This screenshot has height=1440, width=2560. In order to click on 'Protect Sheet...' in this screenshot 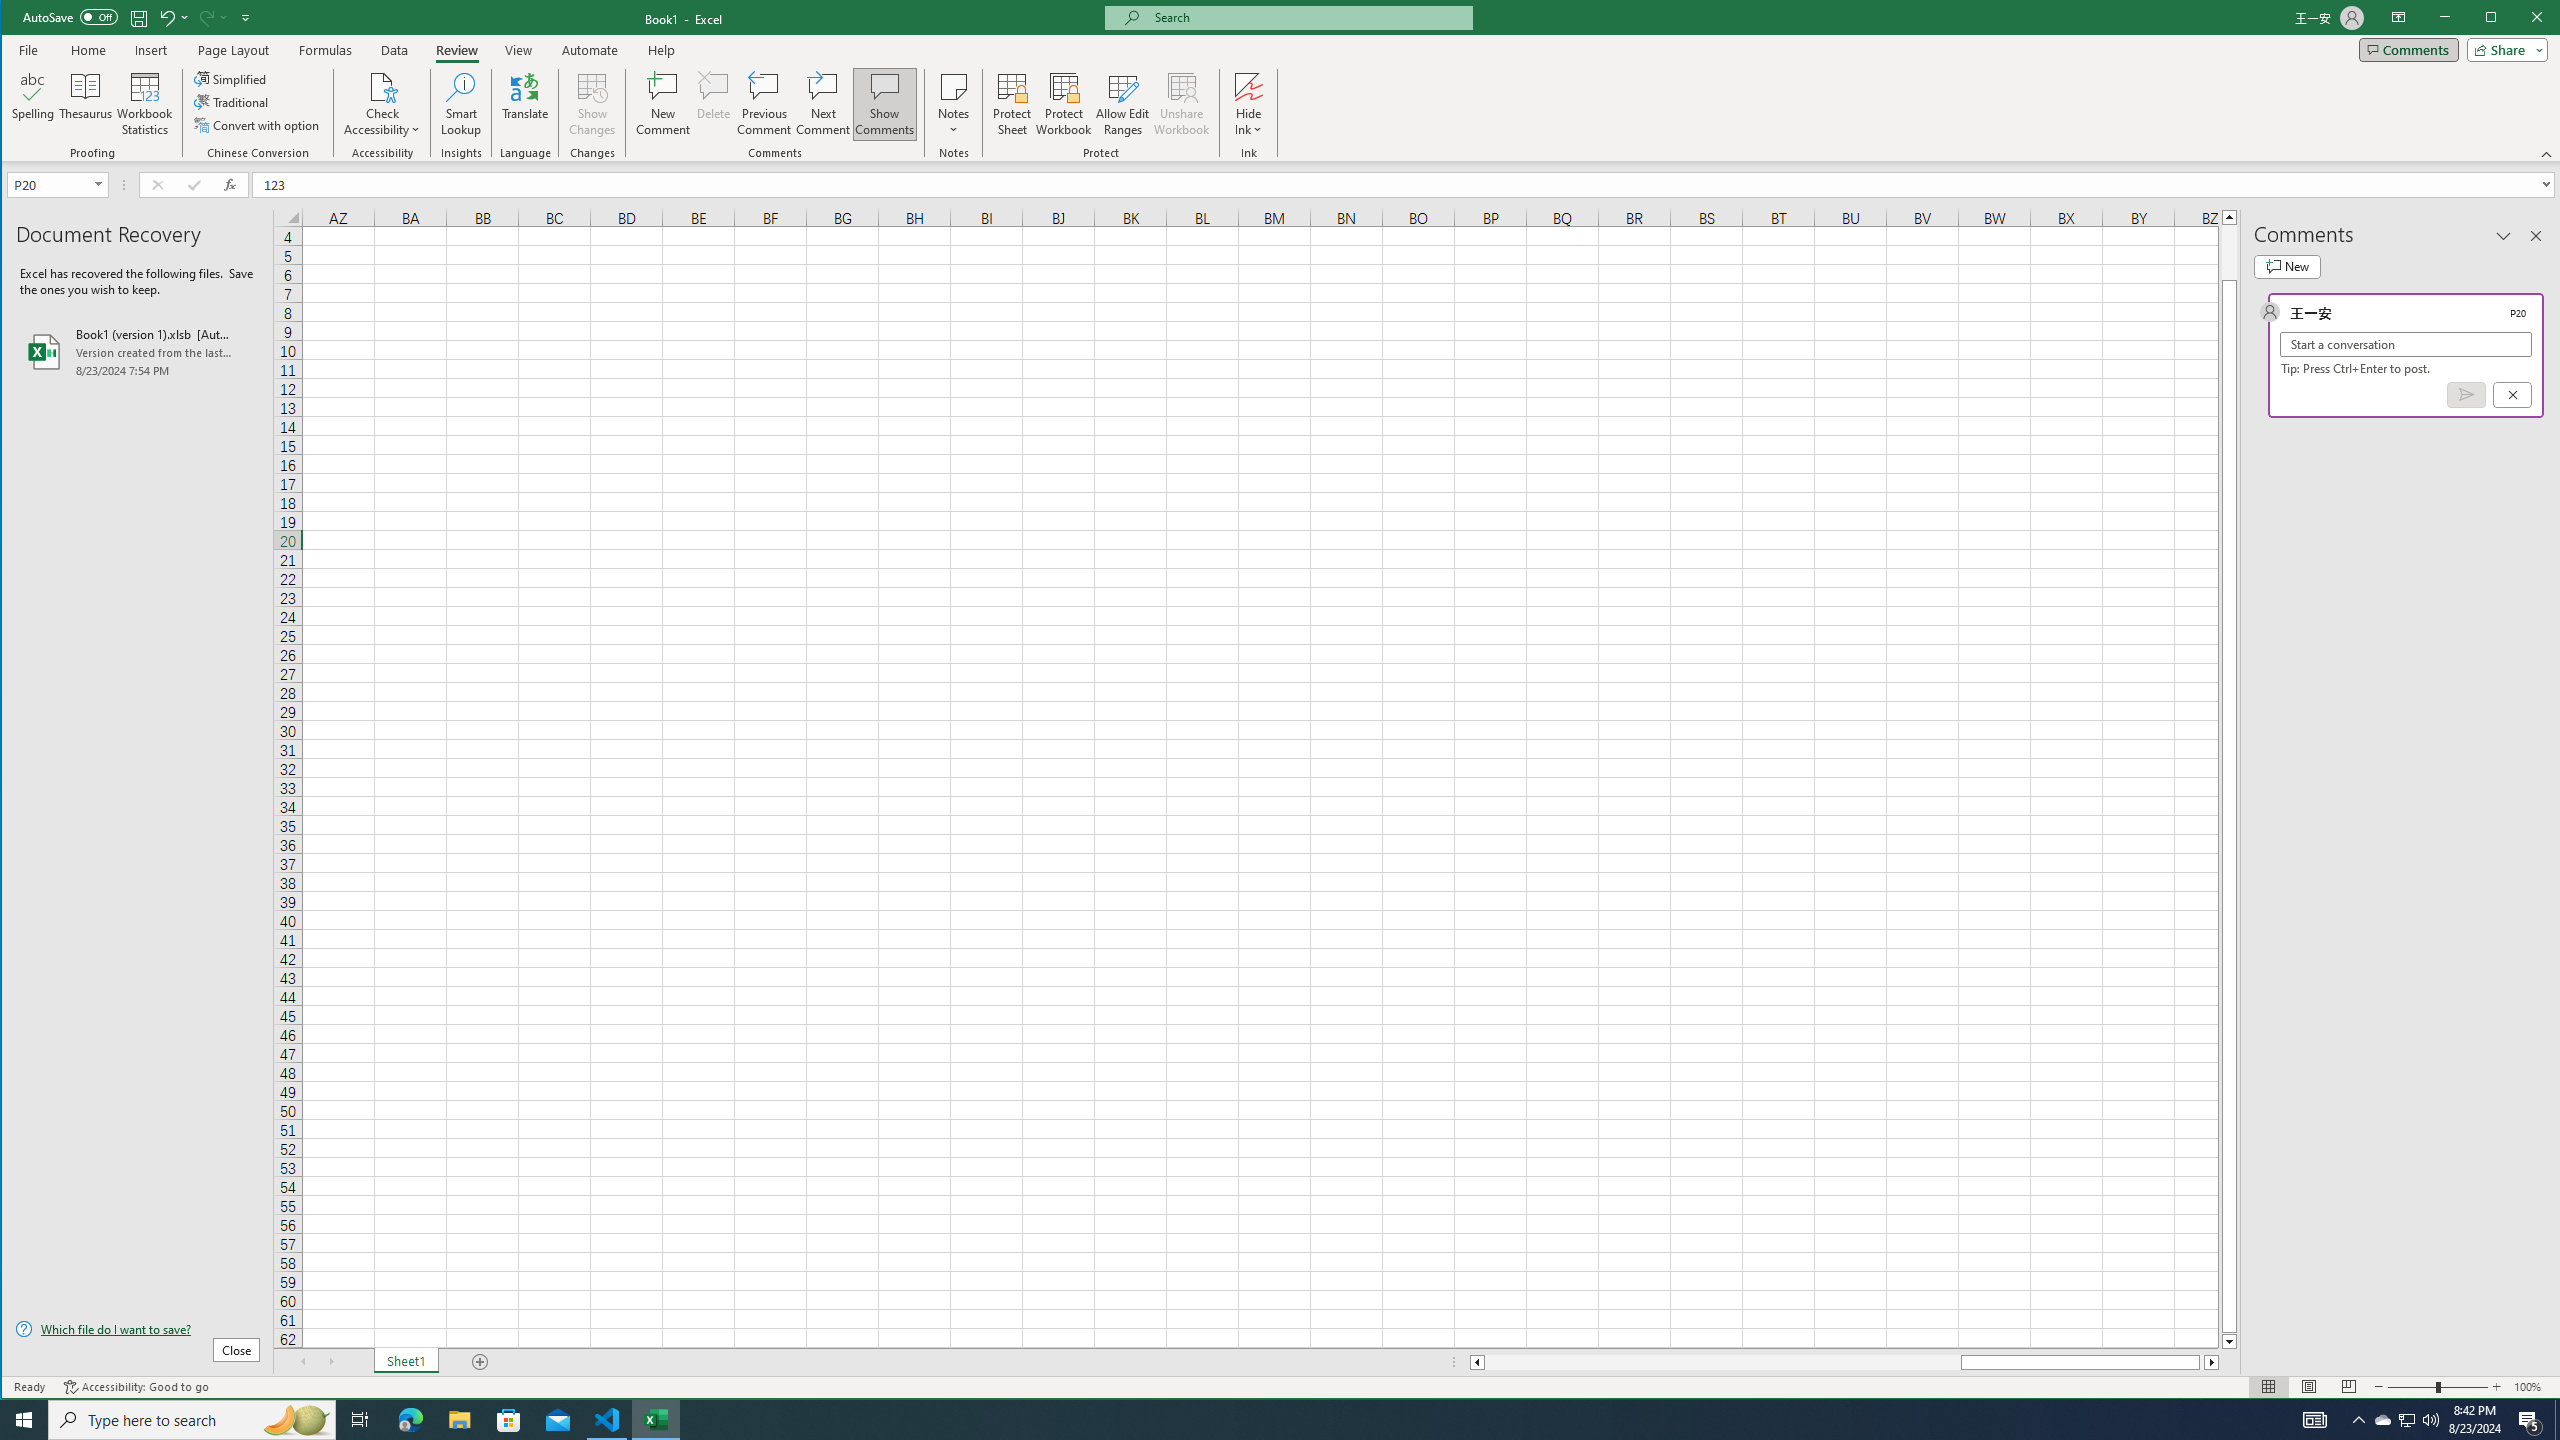, I will do `click(1011, 103)`.